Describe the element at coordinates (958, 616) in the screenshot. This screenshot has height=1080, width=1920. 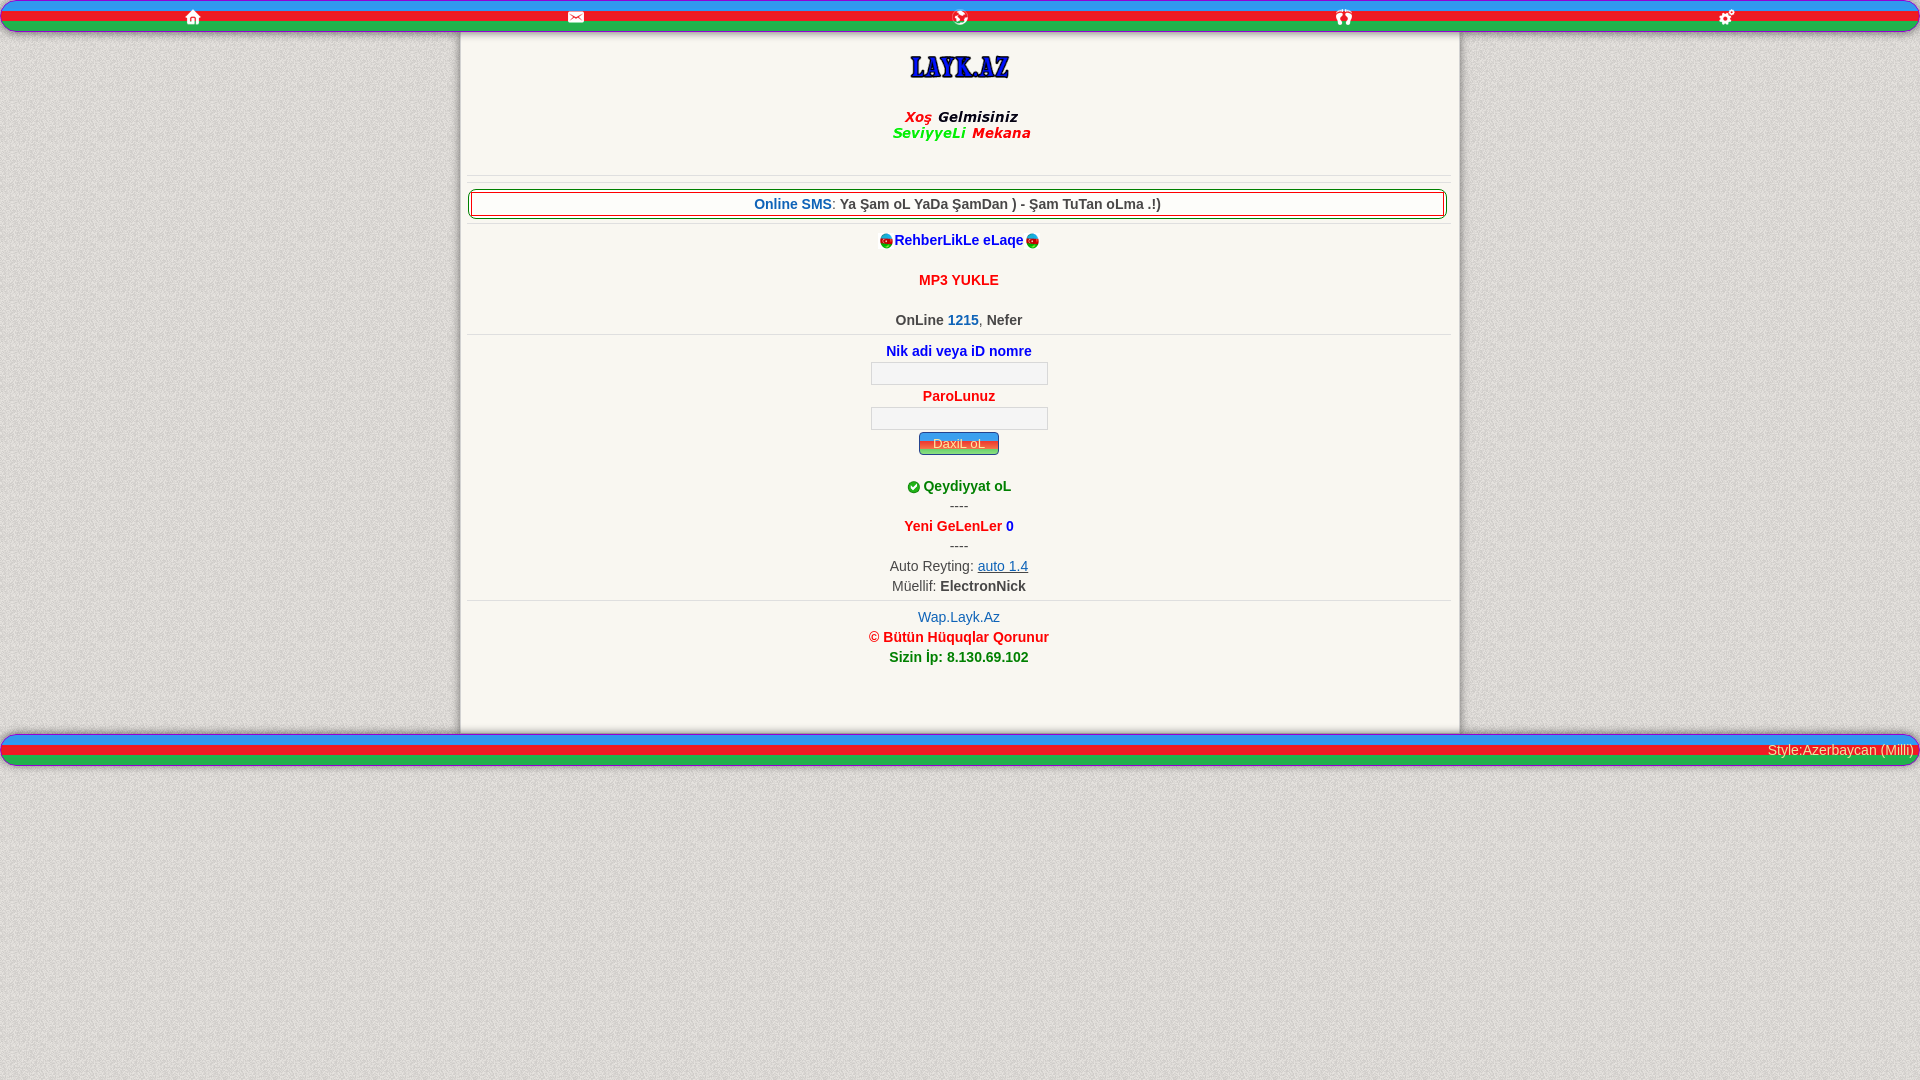
I see `'Wap.Layk.Az'` at that location.